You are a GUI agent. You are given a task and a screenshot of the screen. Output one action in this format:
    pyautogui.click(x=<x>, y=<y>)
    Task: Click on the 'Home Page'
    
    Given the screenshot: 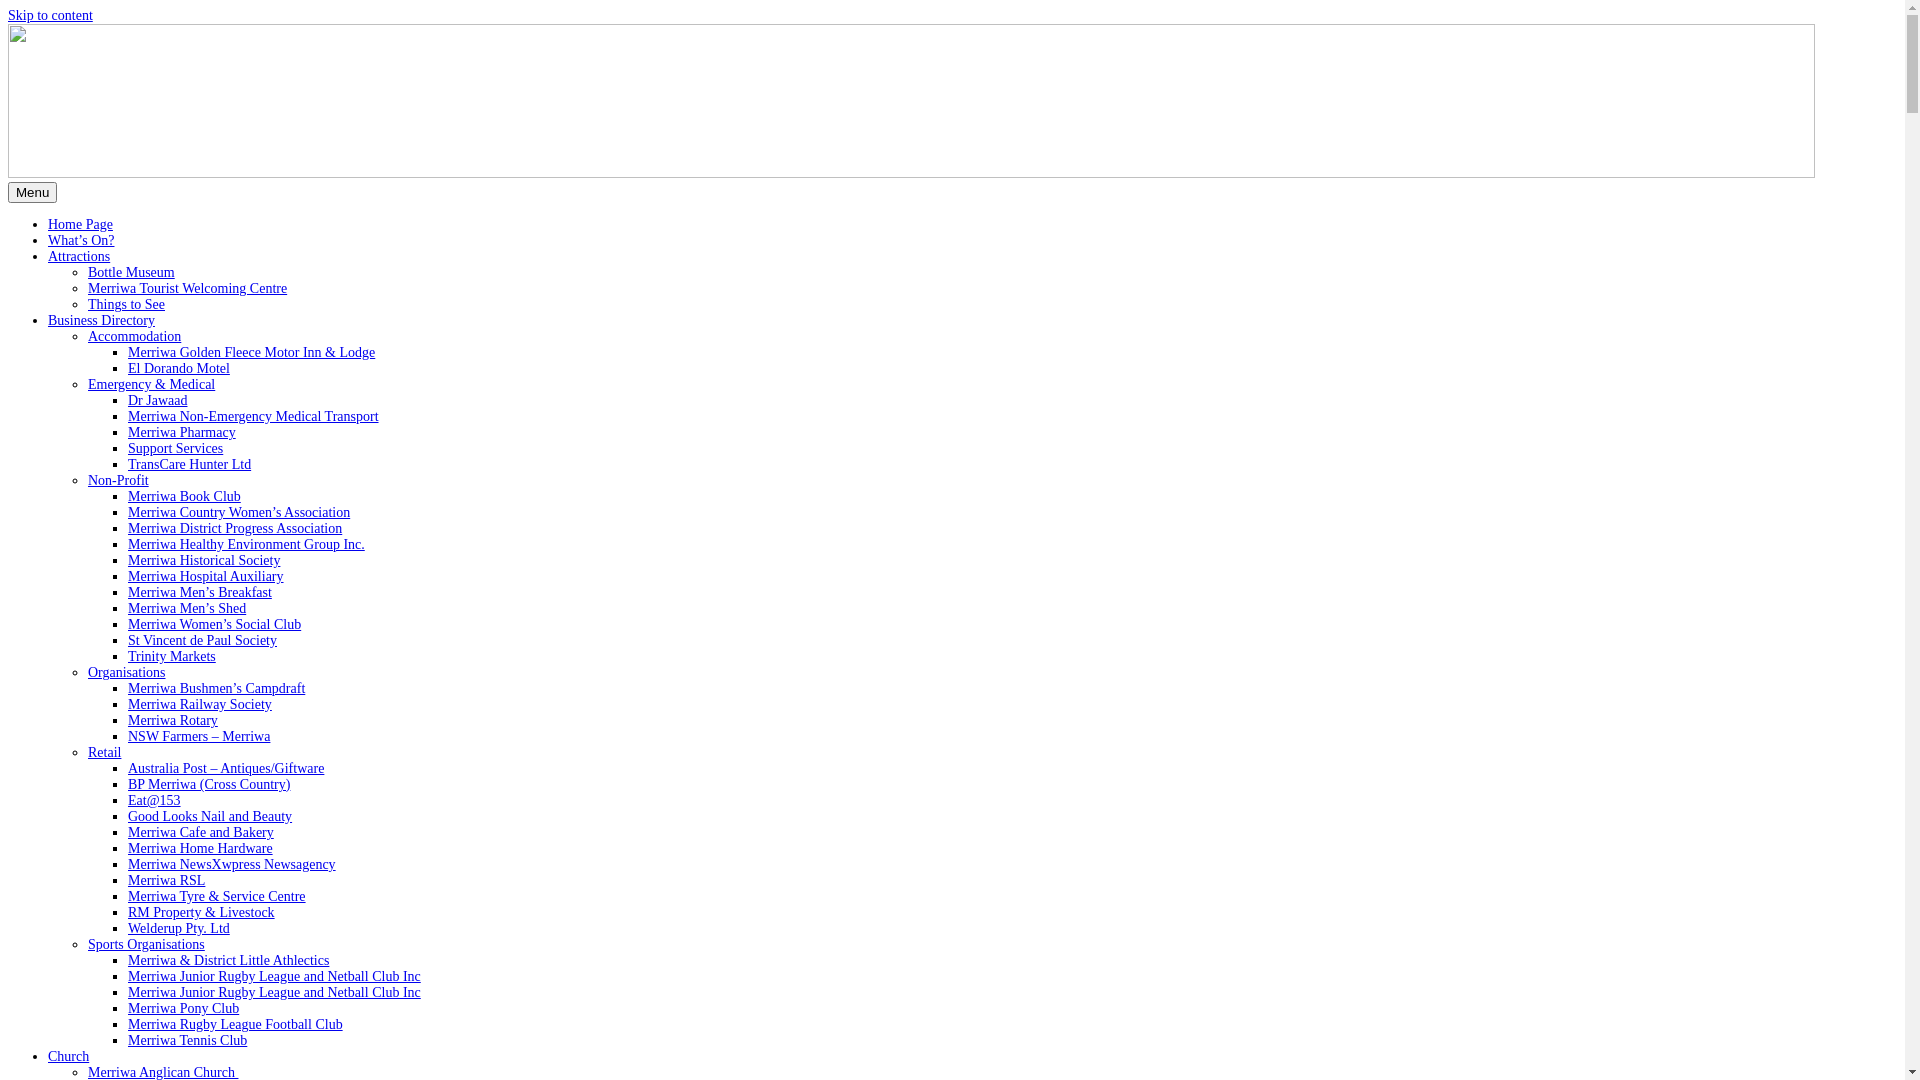 What is the action you would take?
    pyautogui.click(x=80, y=224)
    